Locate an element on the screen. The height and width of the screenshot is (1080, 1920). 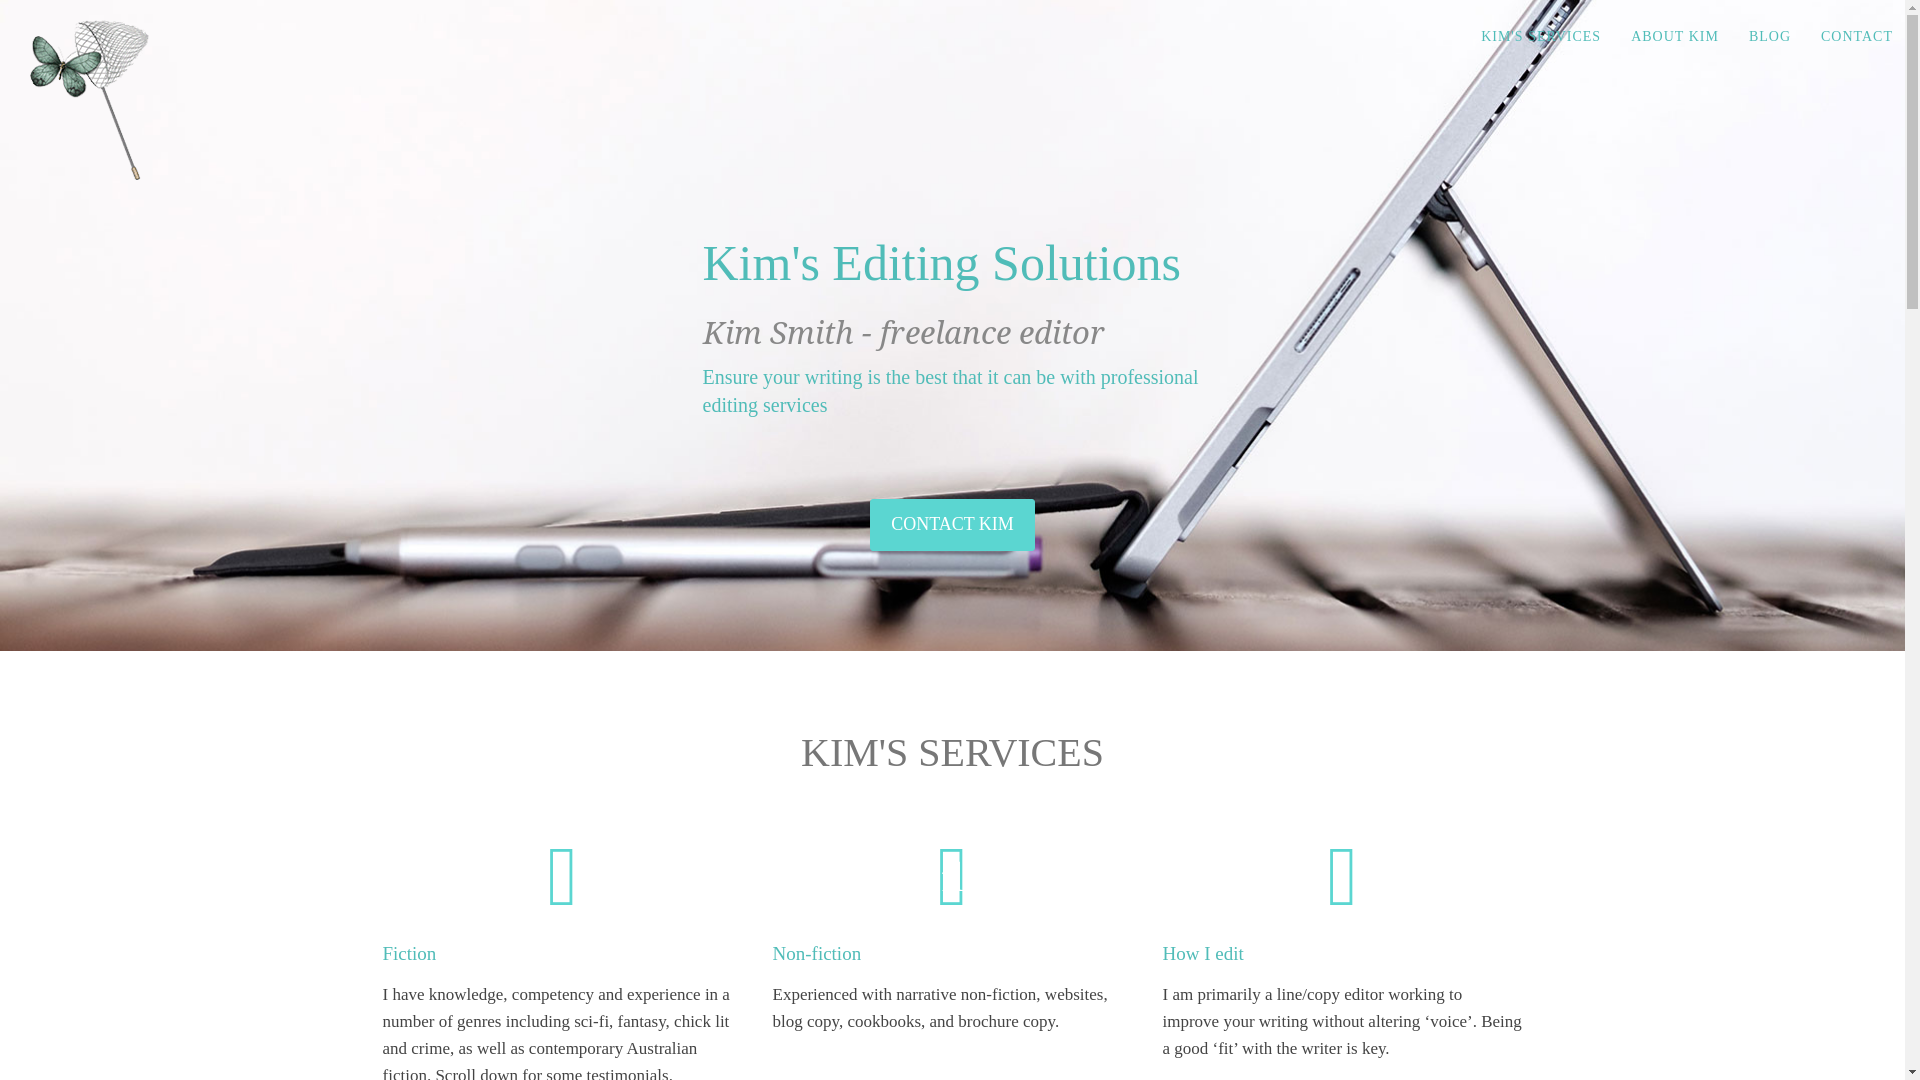
'CONTACT' is located at coordinates (1856, 37).